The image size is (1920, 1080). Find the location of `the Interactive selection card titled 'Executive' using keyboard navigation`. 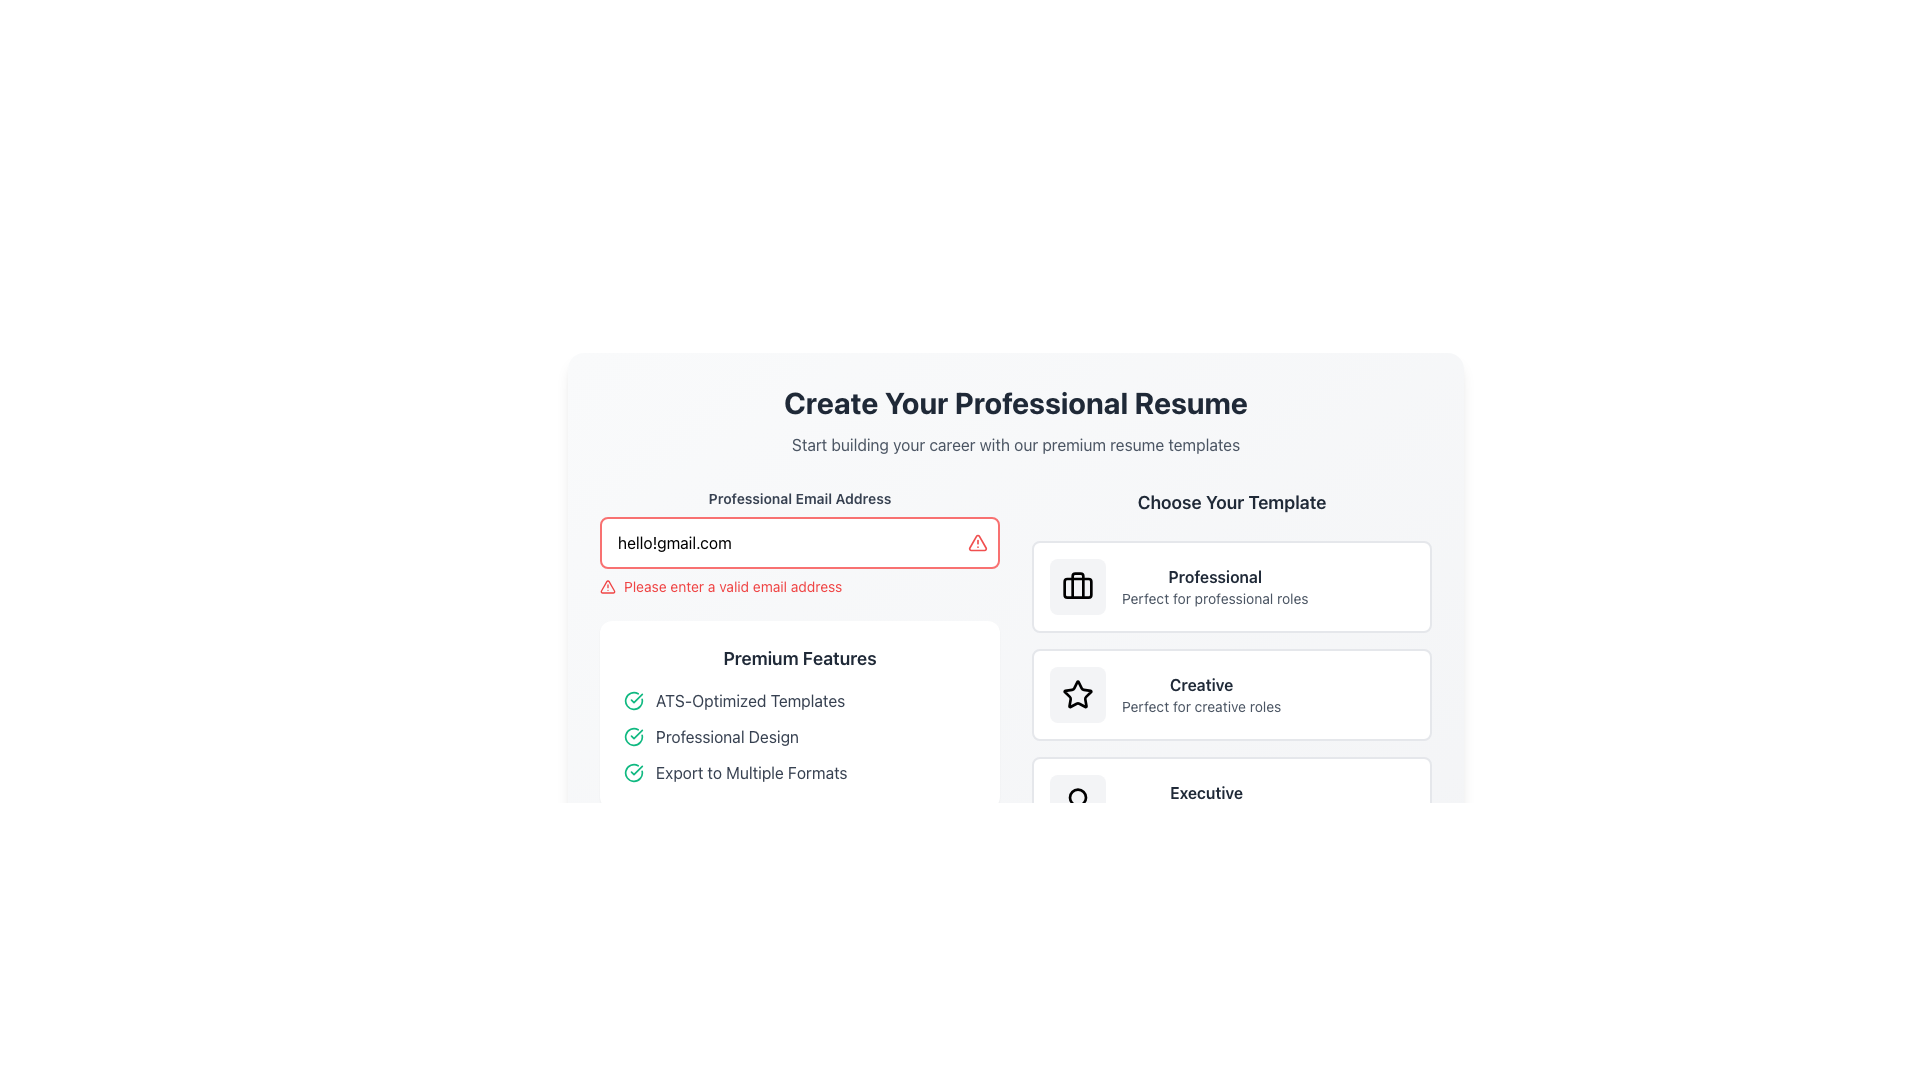

the Interactive selection card titled 'Executive' using keyboard navigation is located at coordinates (1231, 801).